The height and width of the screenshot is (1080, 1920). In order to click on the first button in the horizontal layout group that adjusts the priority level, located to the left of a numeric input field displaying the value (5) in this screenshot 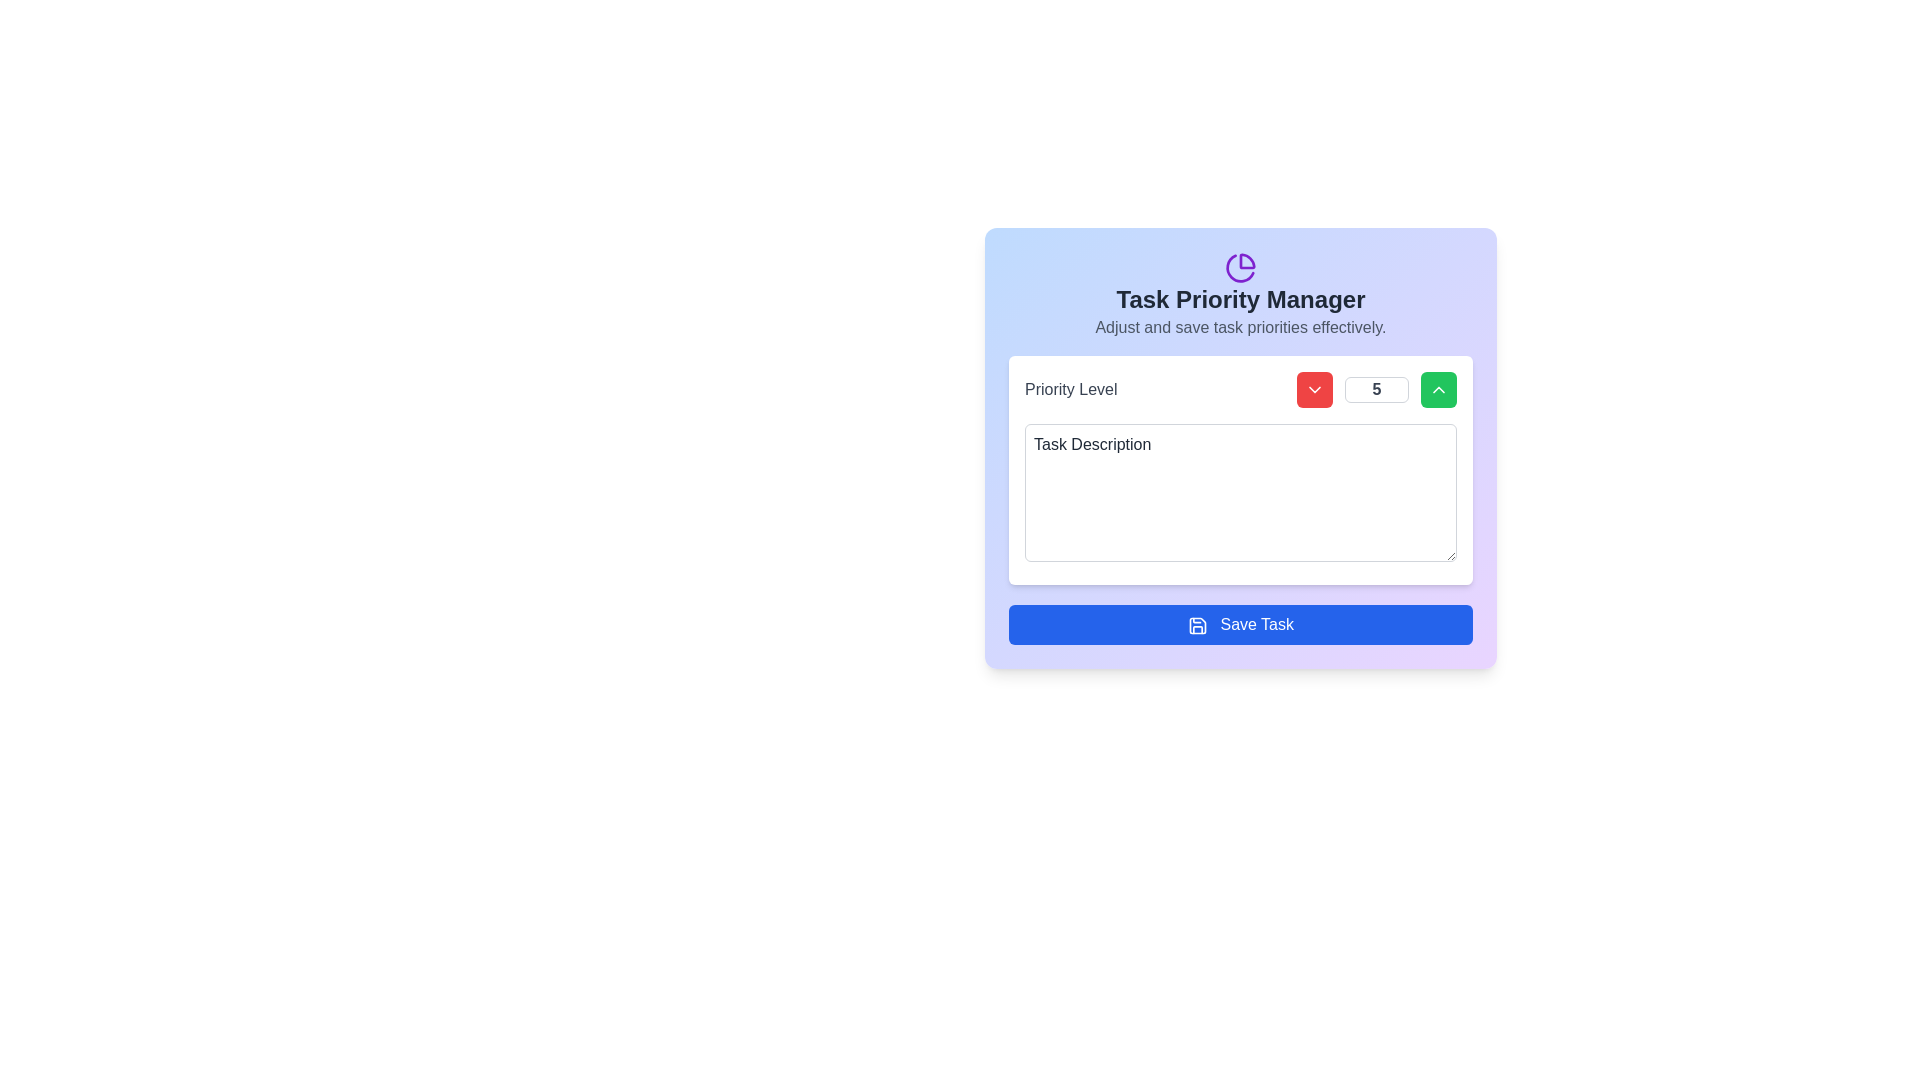, I will do `click(1315, 389)`.